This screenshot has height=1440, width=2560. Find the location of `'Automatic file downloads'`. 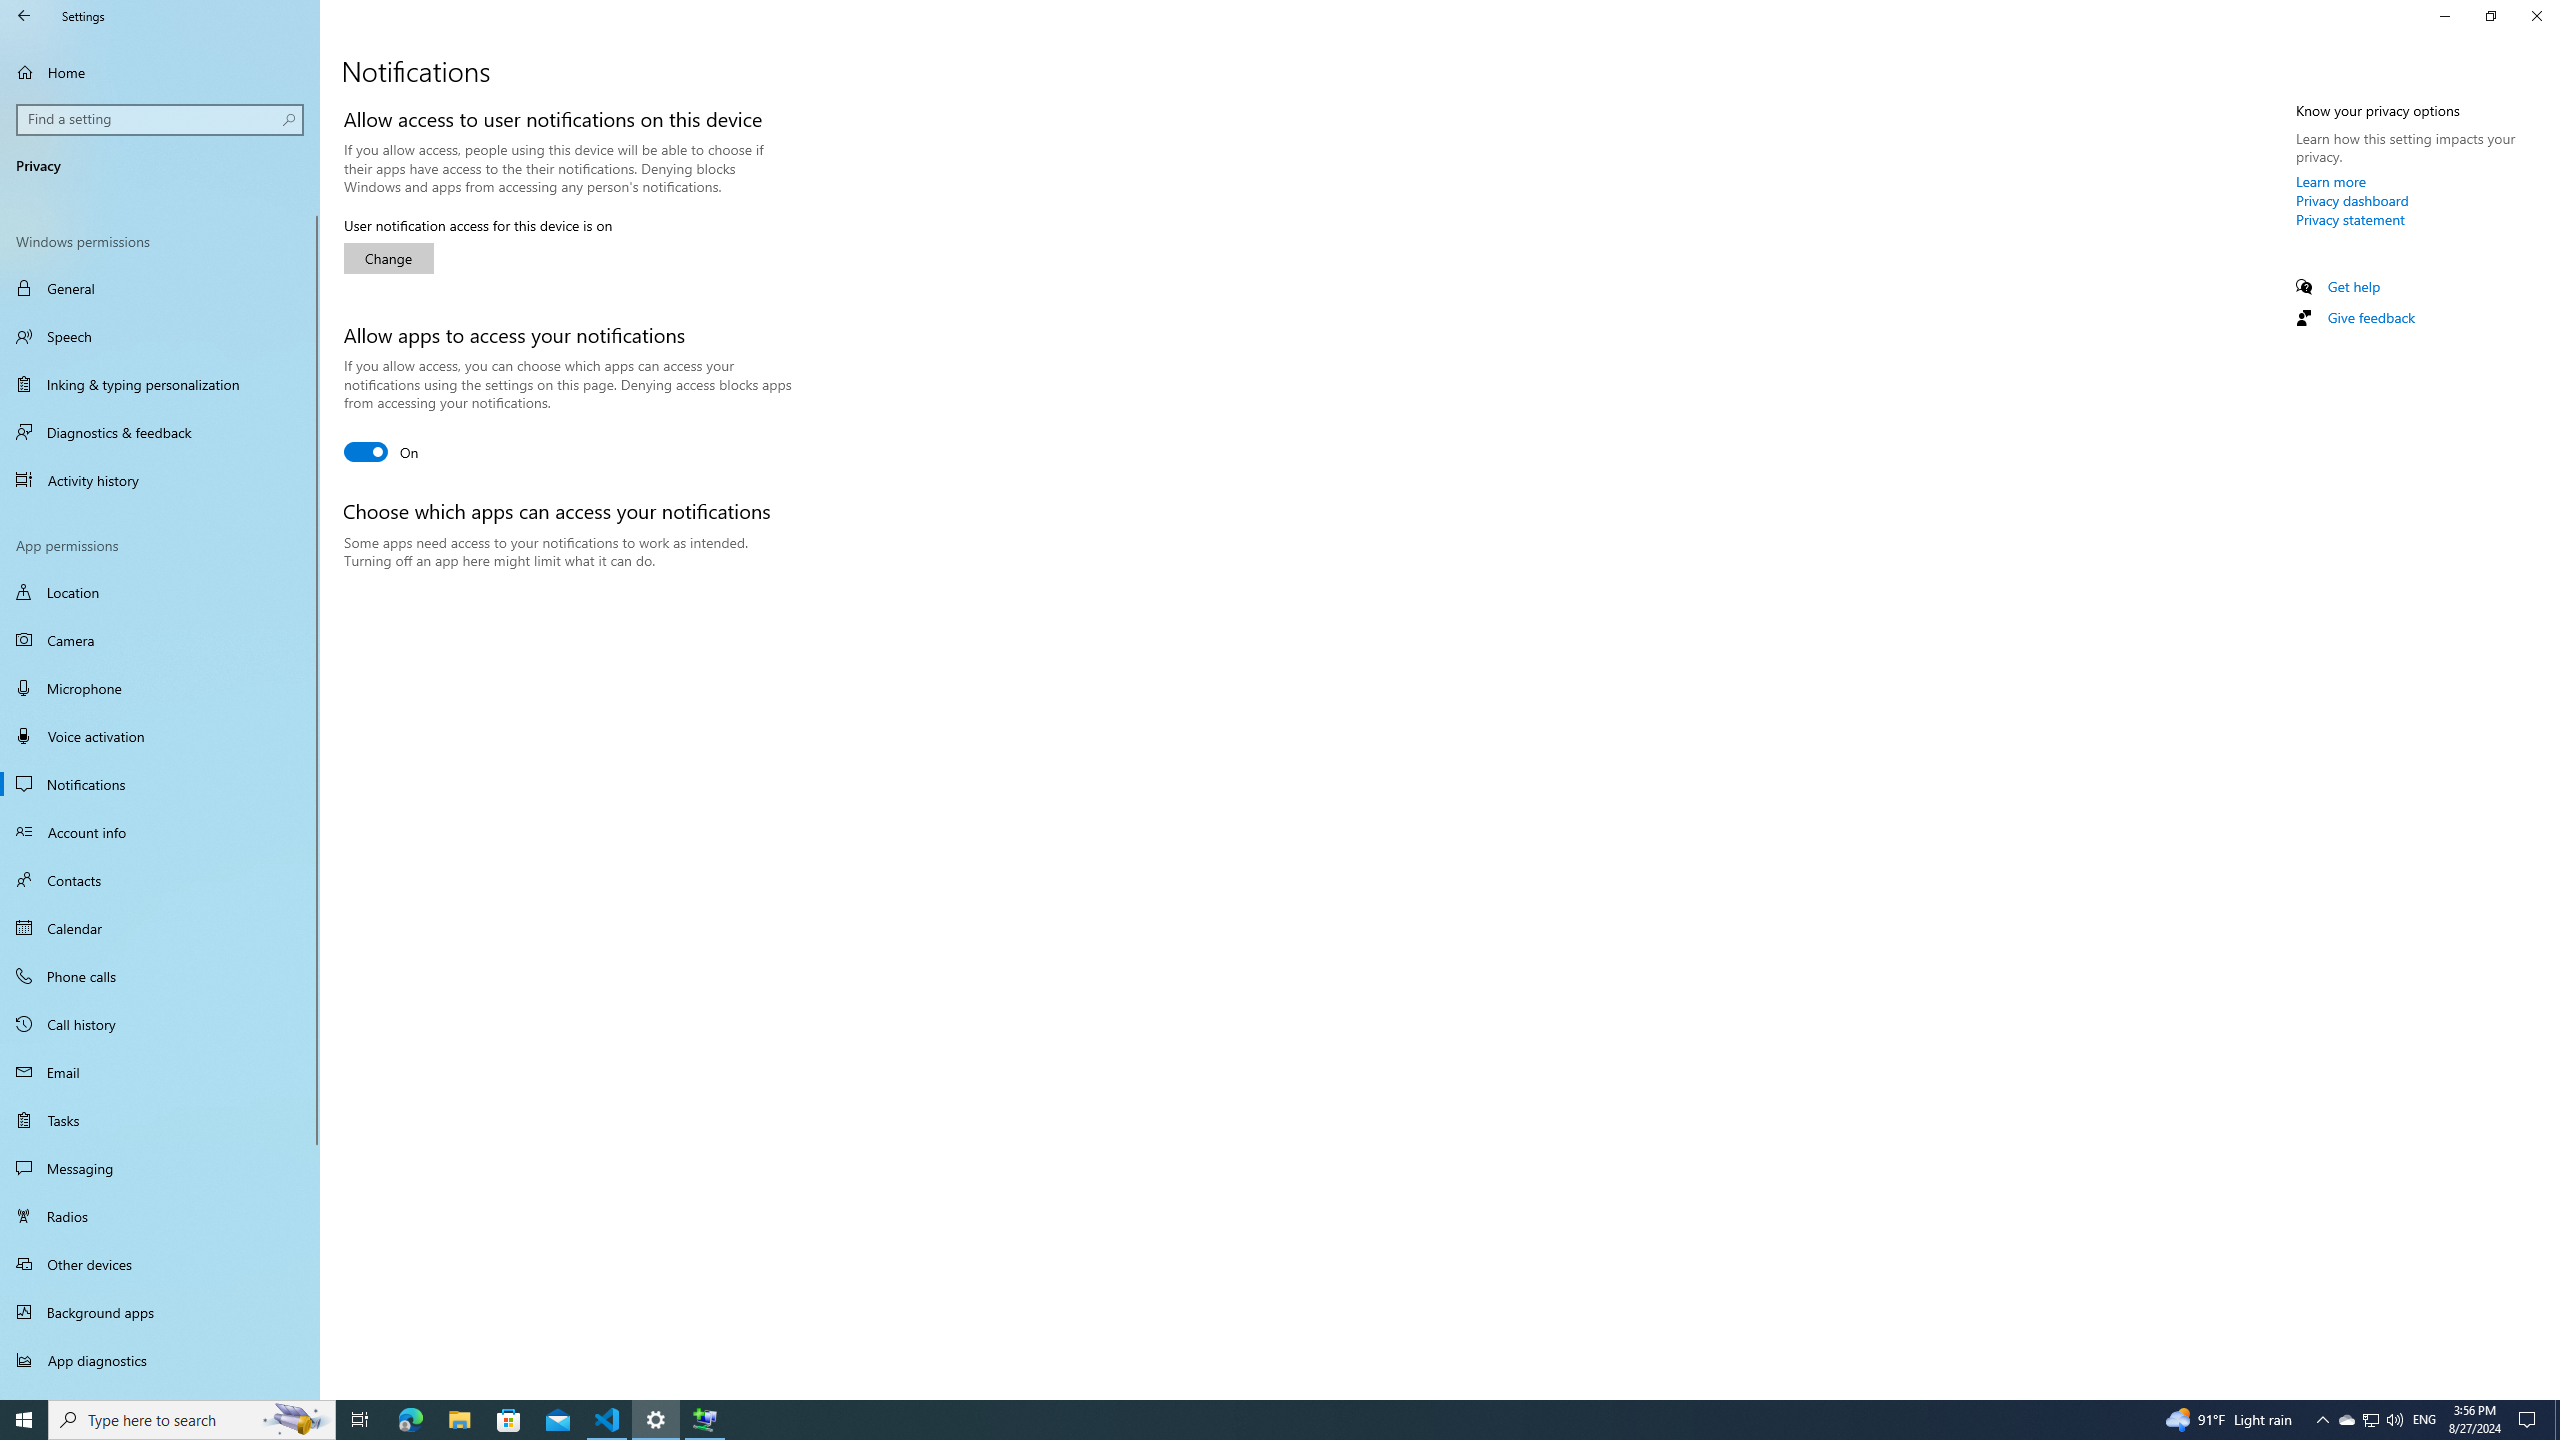

'Automatic file downloads' is located at coordinates (159, 1390).